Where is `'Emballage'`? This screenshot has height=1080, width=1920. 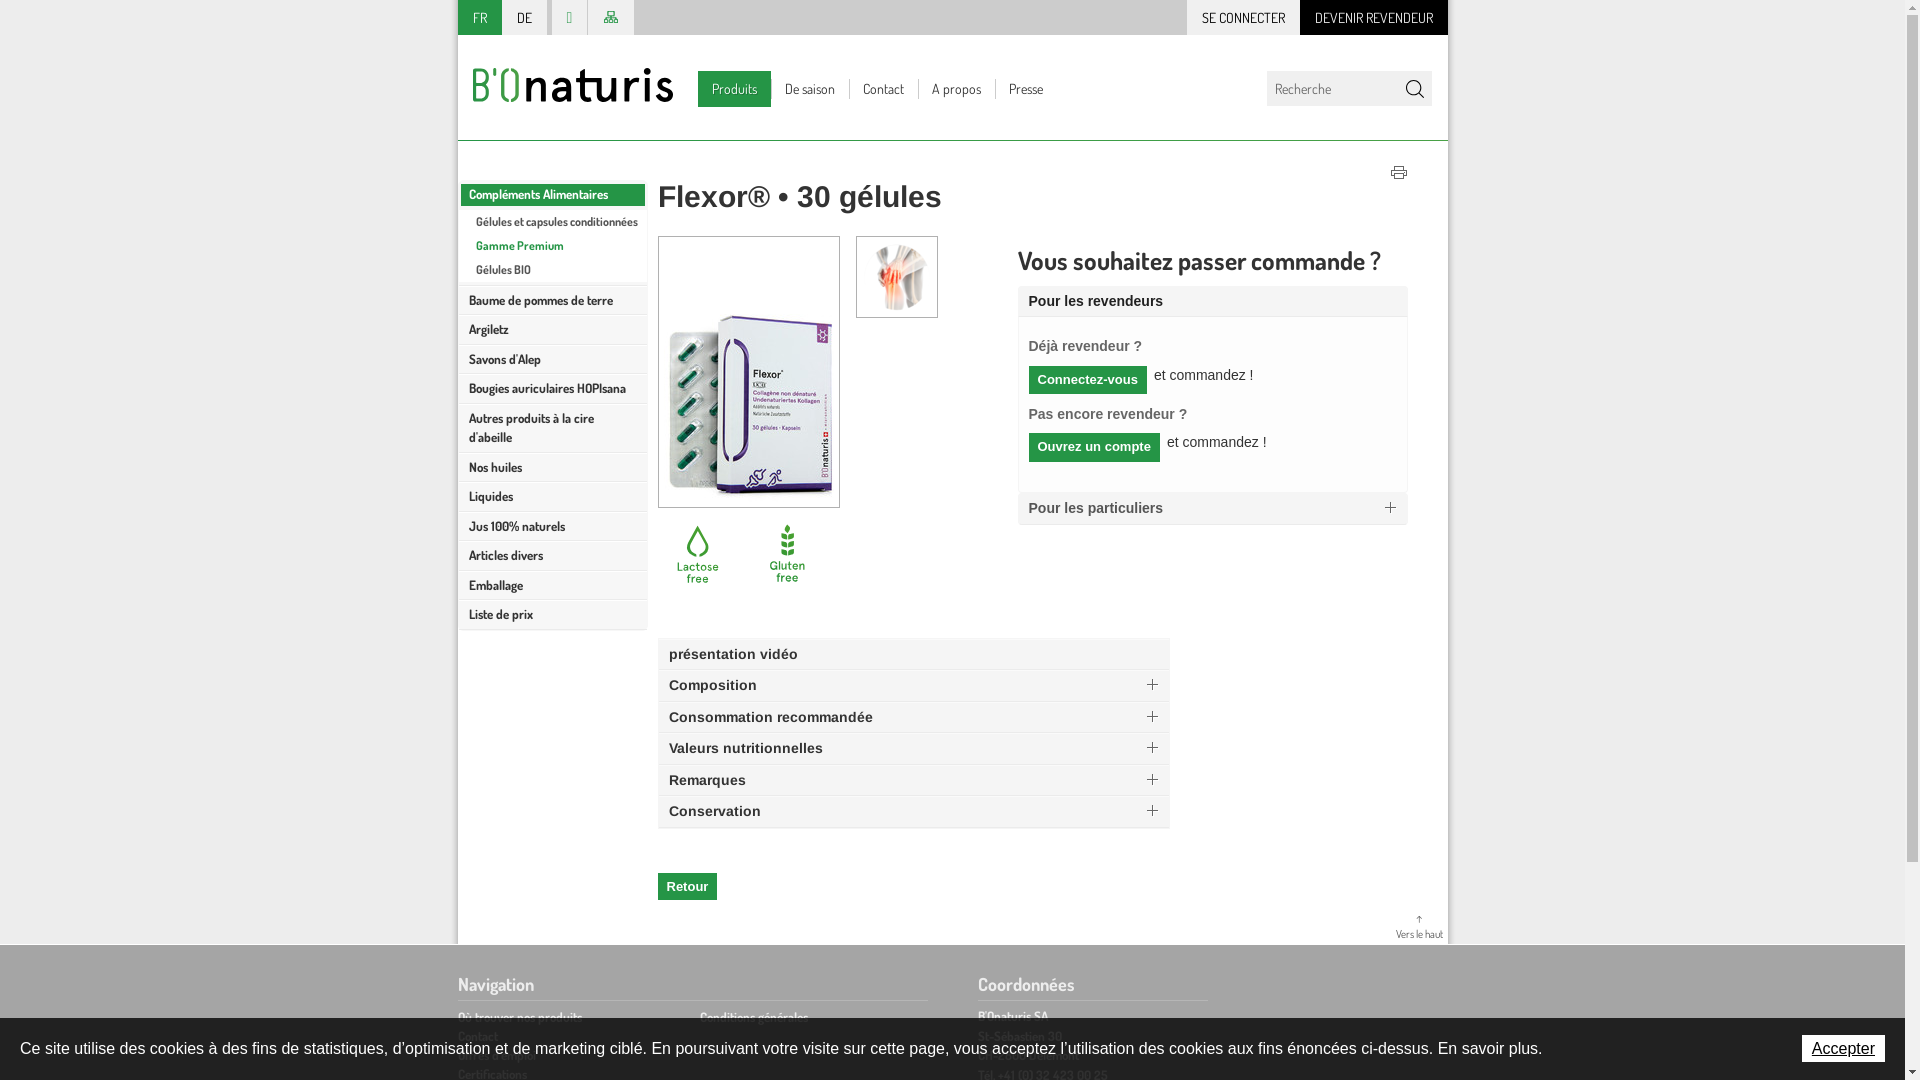 'Emballage' is located at coordinates (459, 585).